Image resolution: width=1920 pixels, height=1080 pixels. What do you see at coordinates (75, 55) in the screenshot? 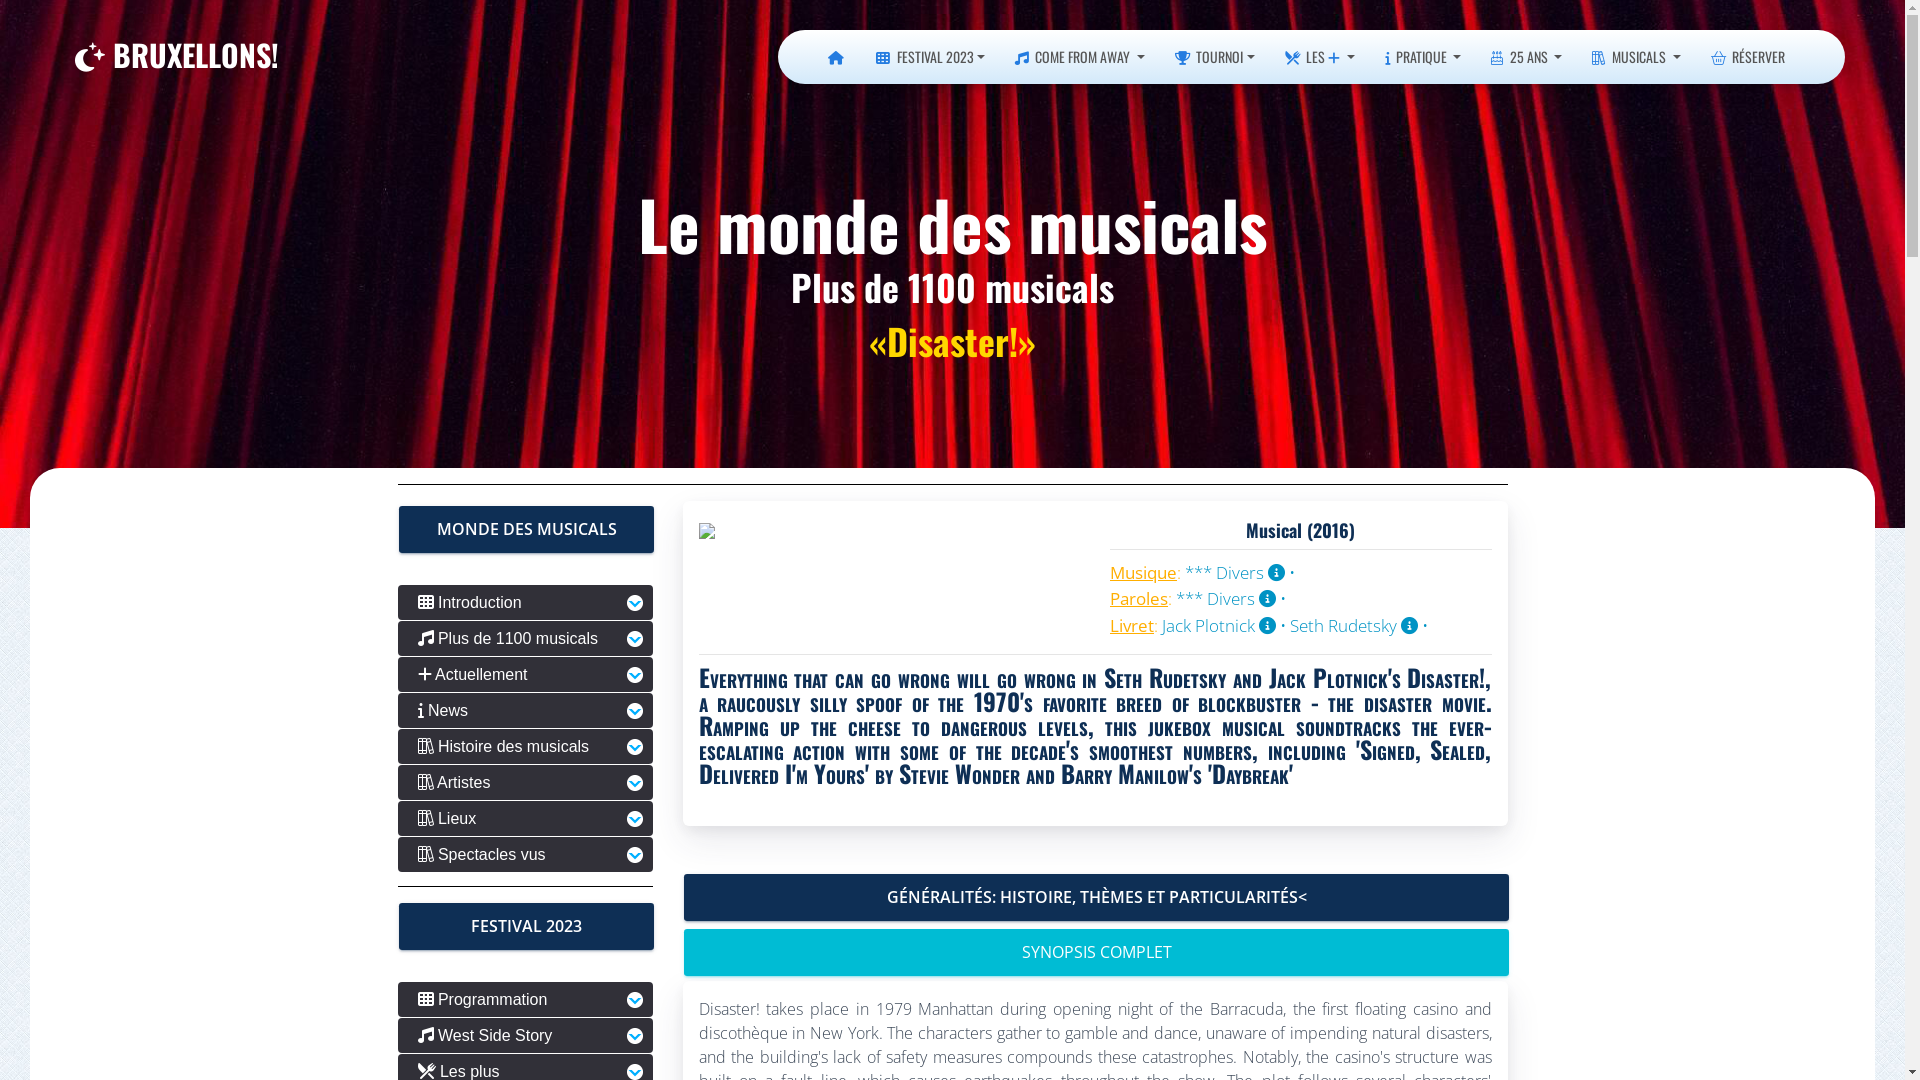
I see `'BRUXELLONS!'` at bounding box center [75, 55].